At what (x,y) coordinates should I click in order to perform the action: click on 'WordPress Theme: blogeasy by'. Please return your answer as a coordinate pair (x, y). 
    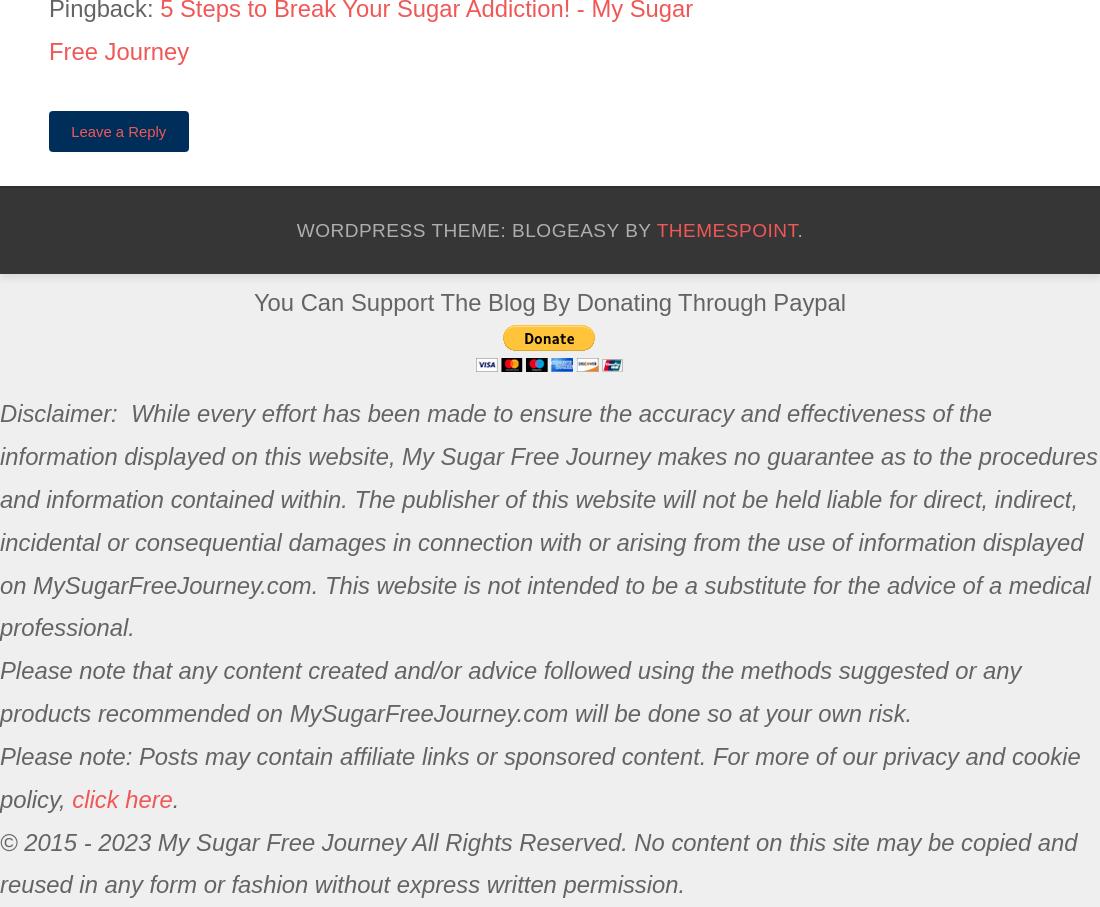
    Looking at the image, I should click on (474, 229).